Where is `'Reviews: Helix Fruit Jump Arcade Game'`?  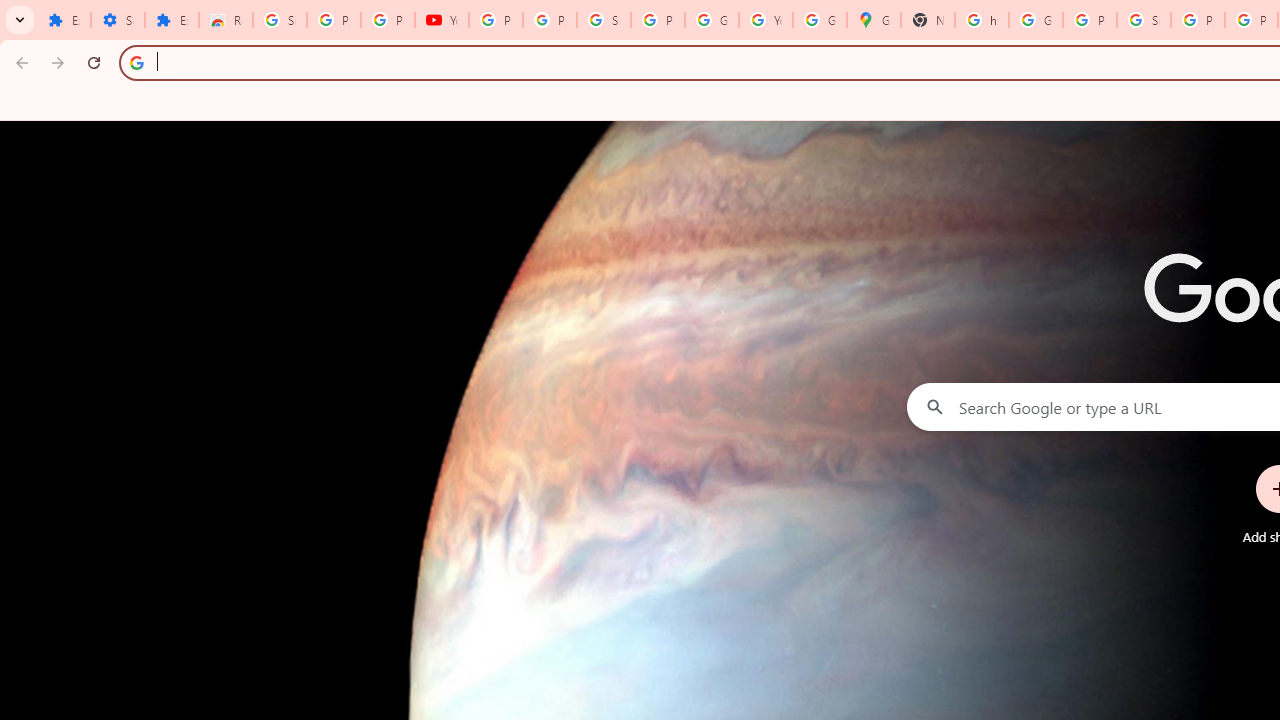 'Reviews: Helix Fruit Jump Arcade Game' is located at coordinates (225, 20).